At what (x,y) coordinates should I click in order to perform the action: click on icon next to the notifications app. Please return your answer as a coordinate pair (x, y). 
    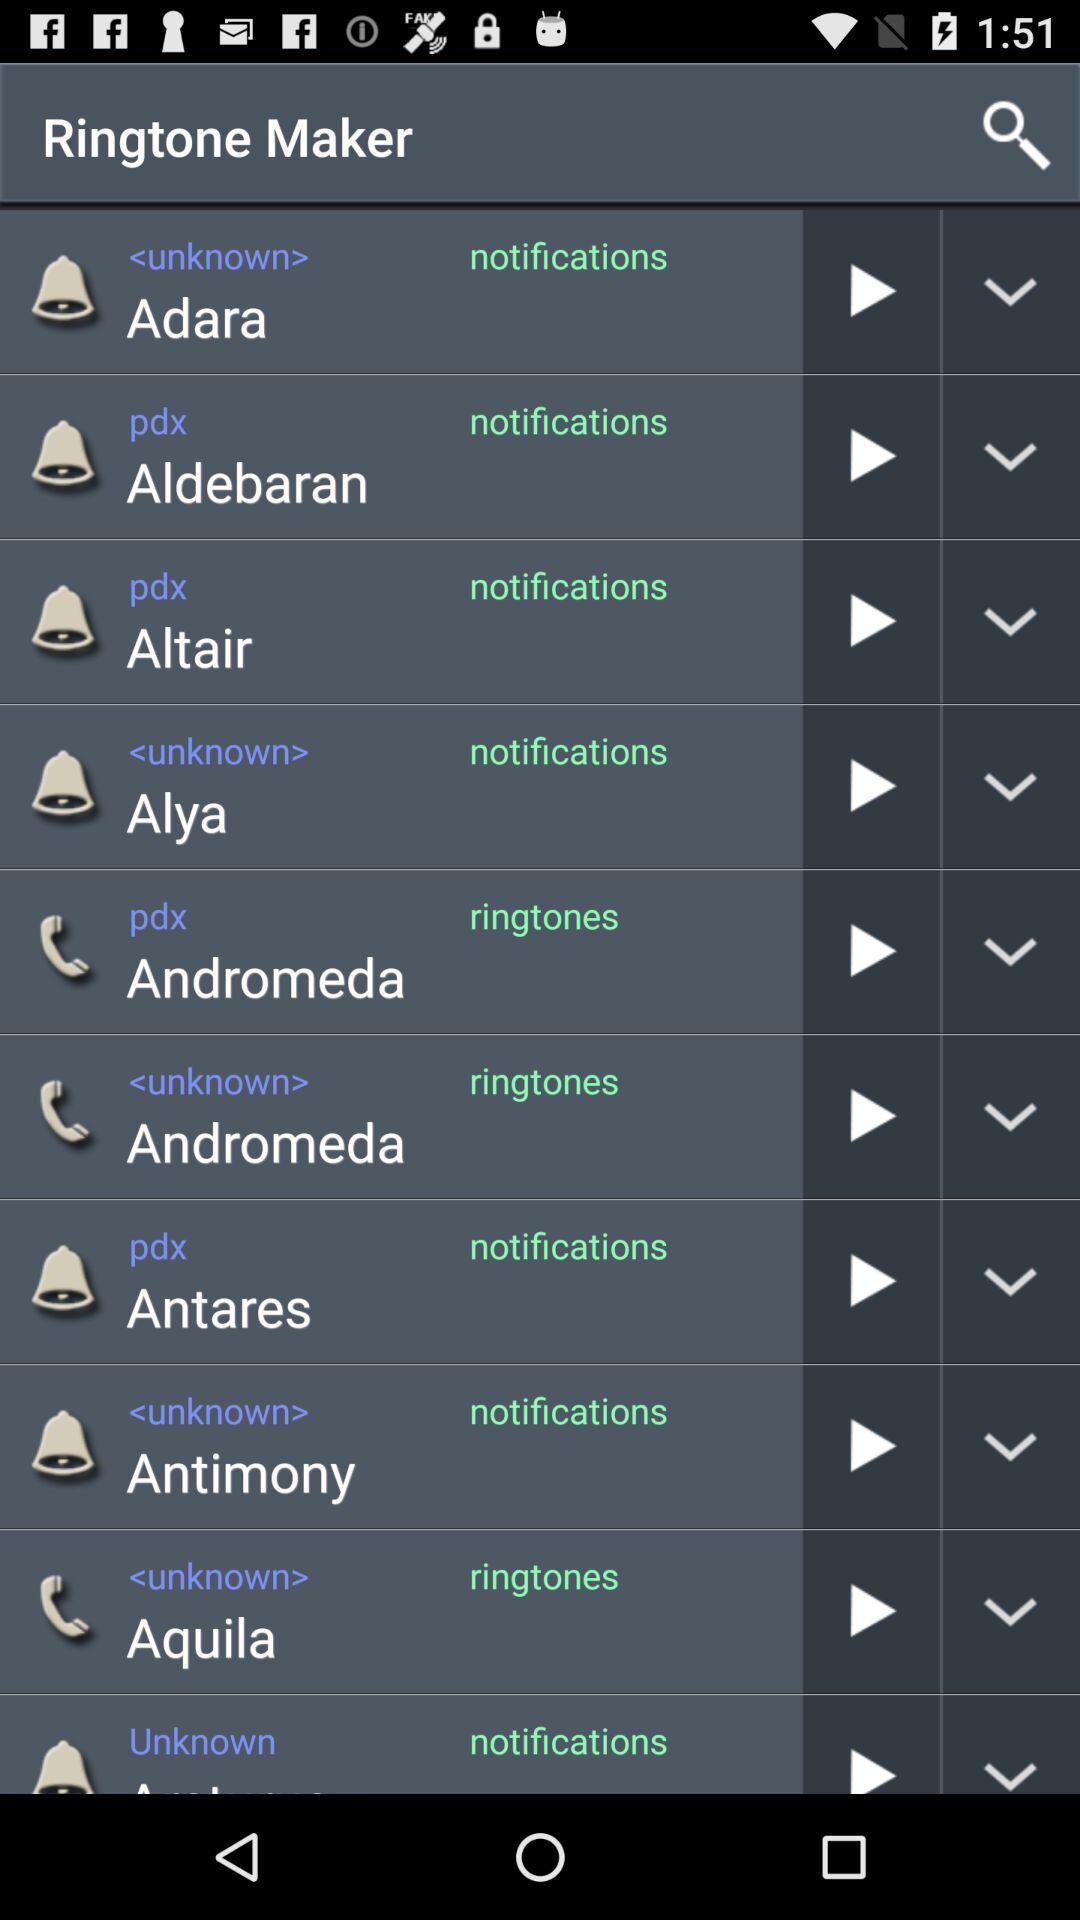
    Looking at the image, I should click on (196, 315).